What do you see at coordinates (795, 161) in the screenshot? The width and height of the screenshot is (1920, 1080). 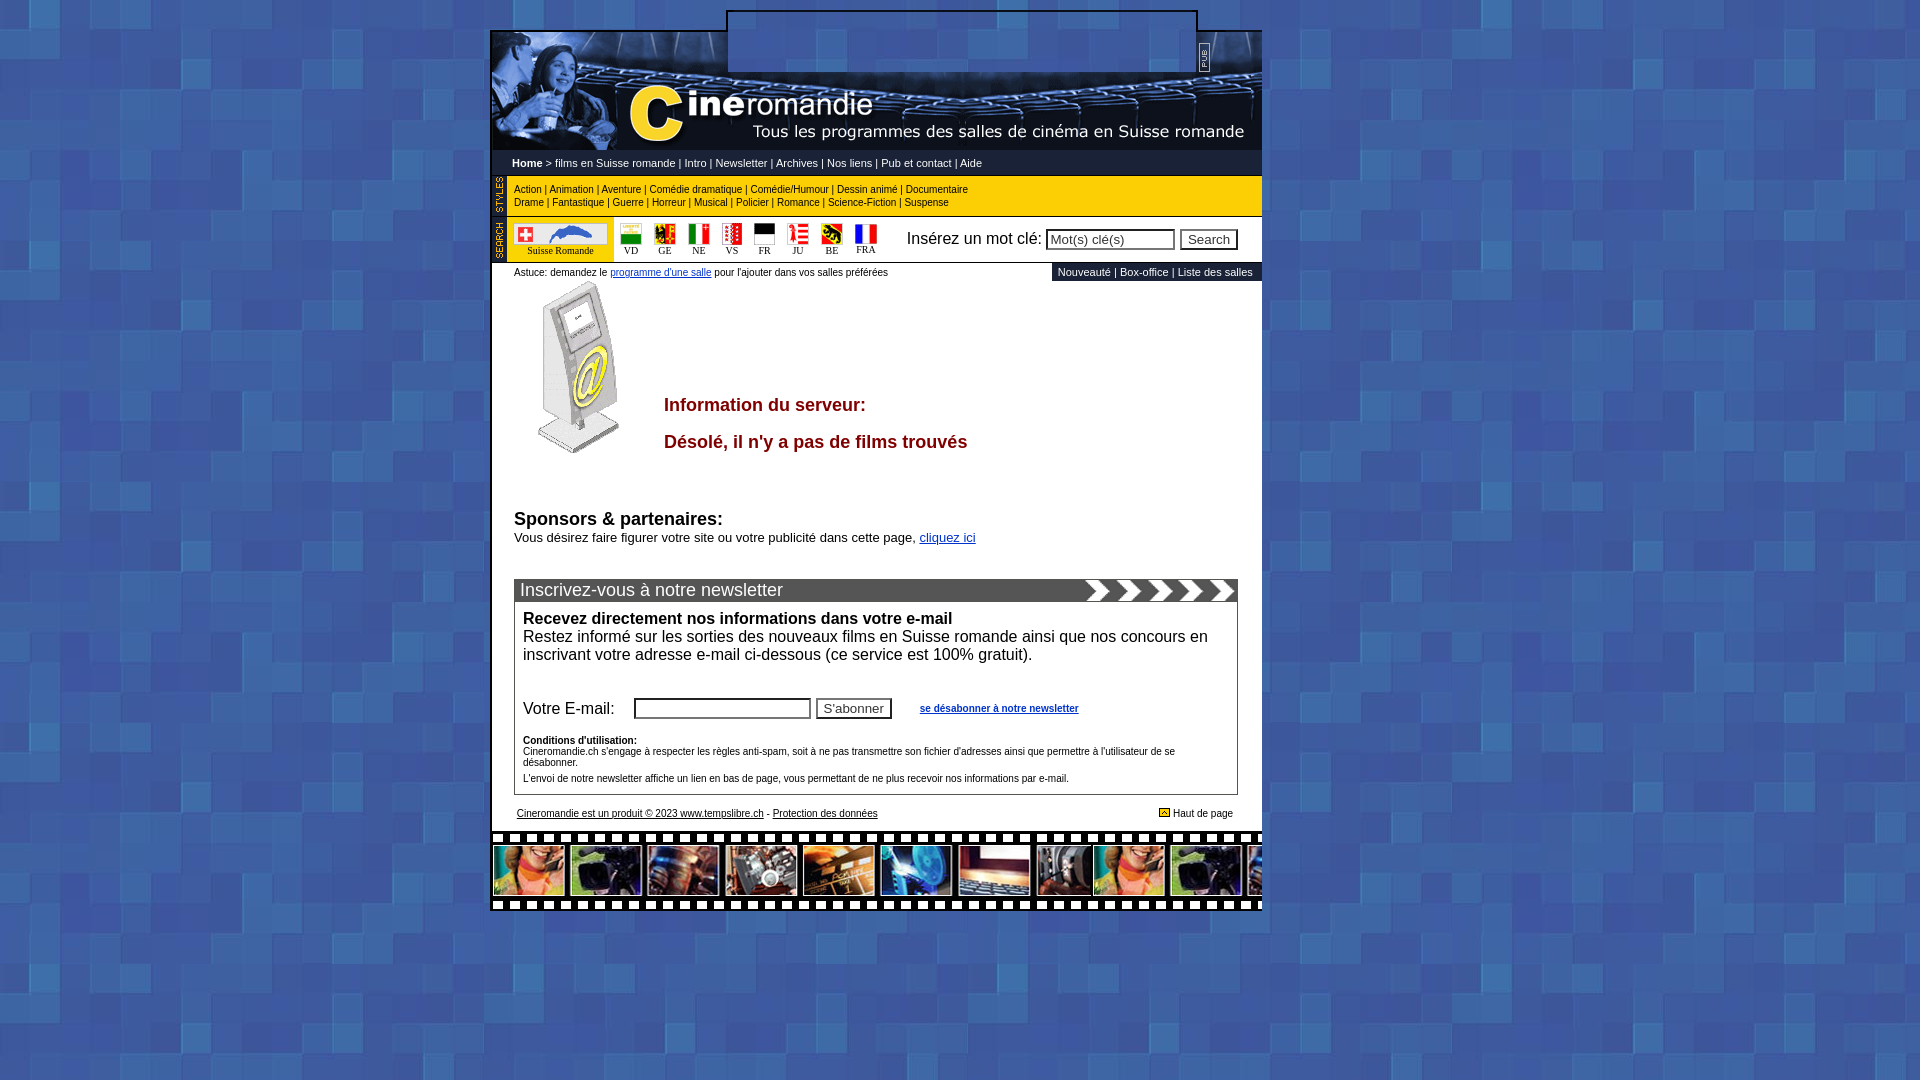 I see `'Archives'` at bounding box center [795, 161].